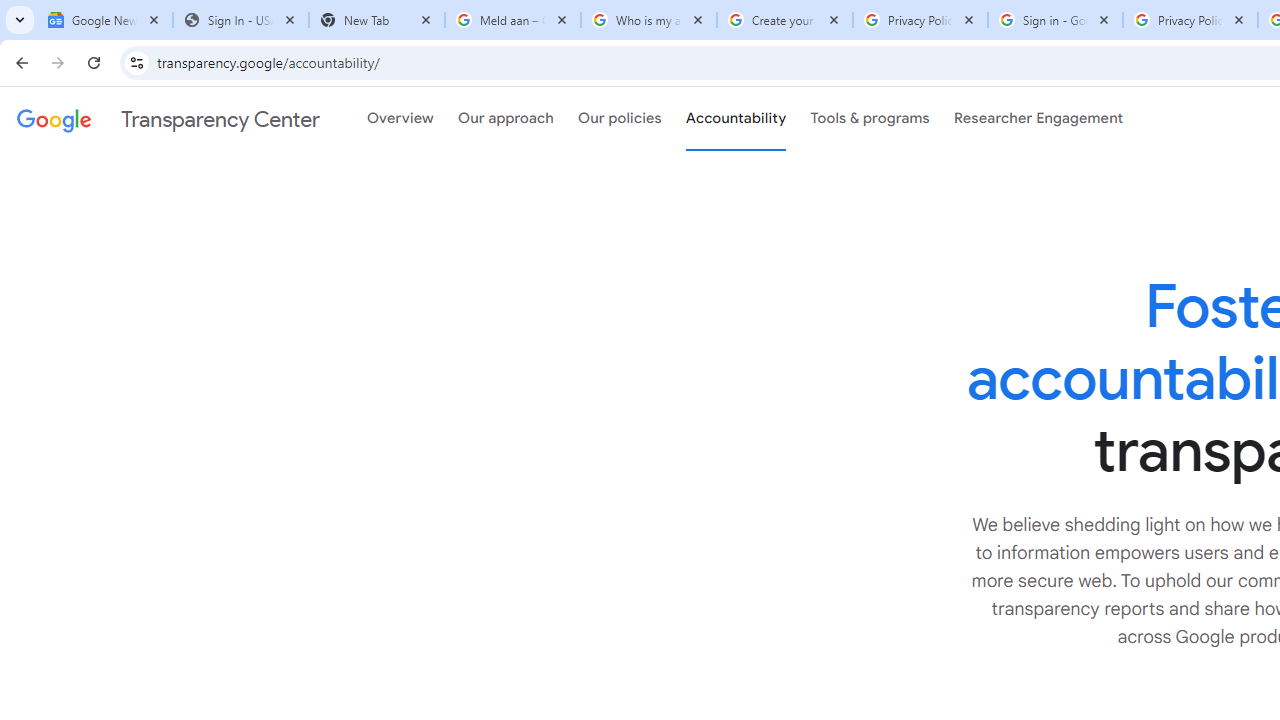  I want to click on 'Create your Google Account', so click(783, 20).